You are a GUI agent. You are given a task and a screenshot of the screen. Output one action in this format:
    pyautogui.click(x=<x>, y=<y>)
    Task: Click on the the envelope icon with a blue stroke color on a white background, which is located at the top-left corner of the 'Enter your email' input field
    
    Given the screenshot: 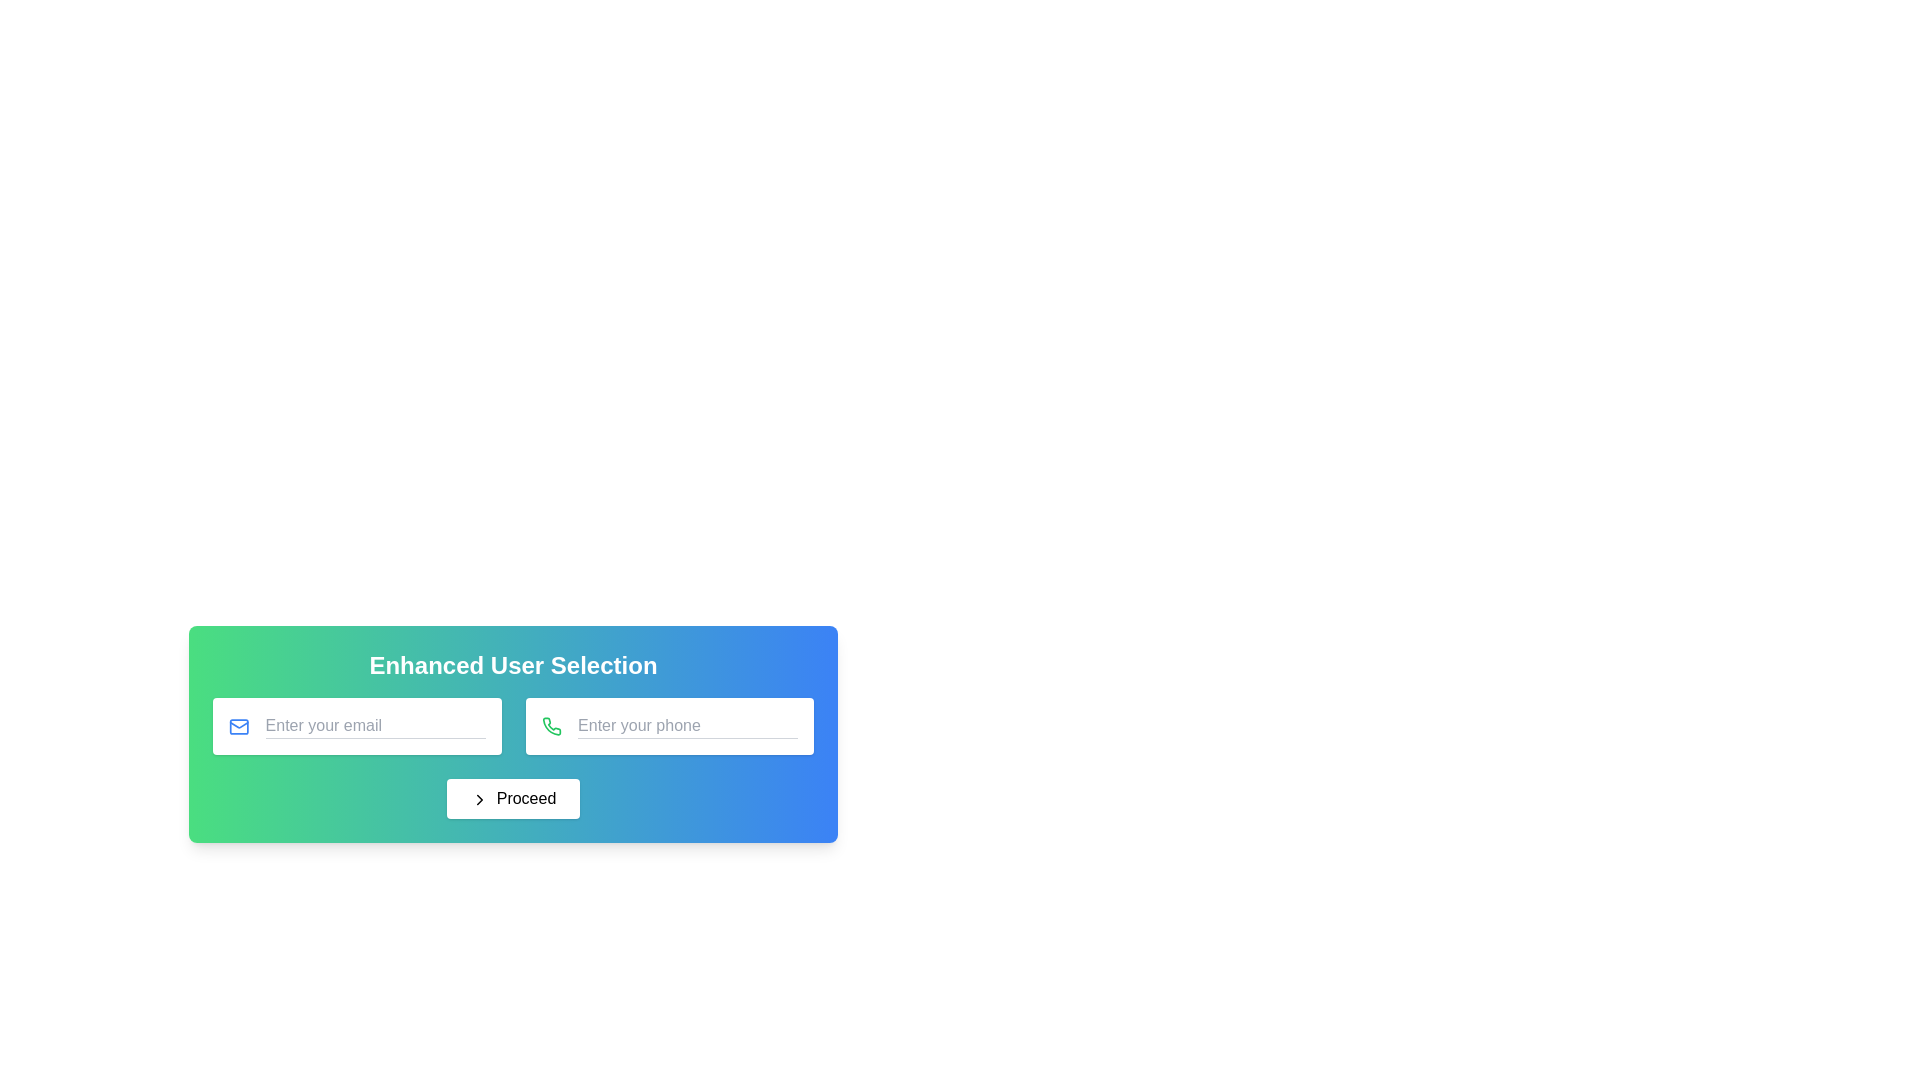 What is the action you would take?
    pyautogui.click(x=239, y=726)
    